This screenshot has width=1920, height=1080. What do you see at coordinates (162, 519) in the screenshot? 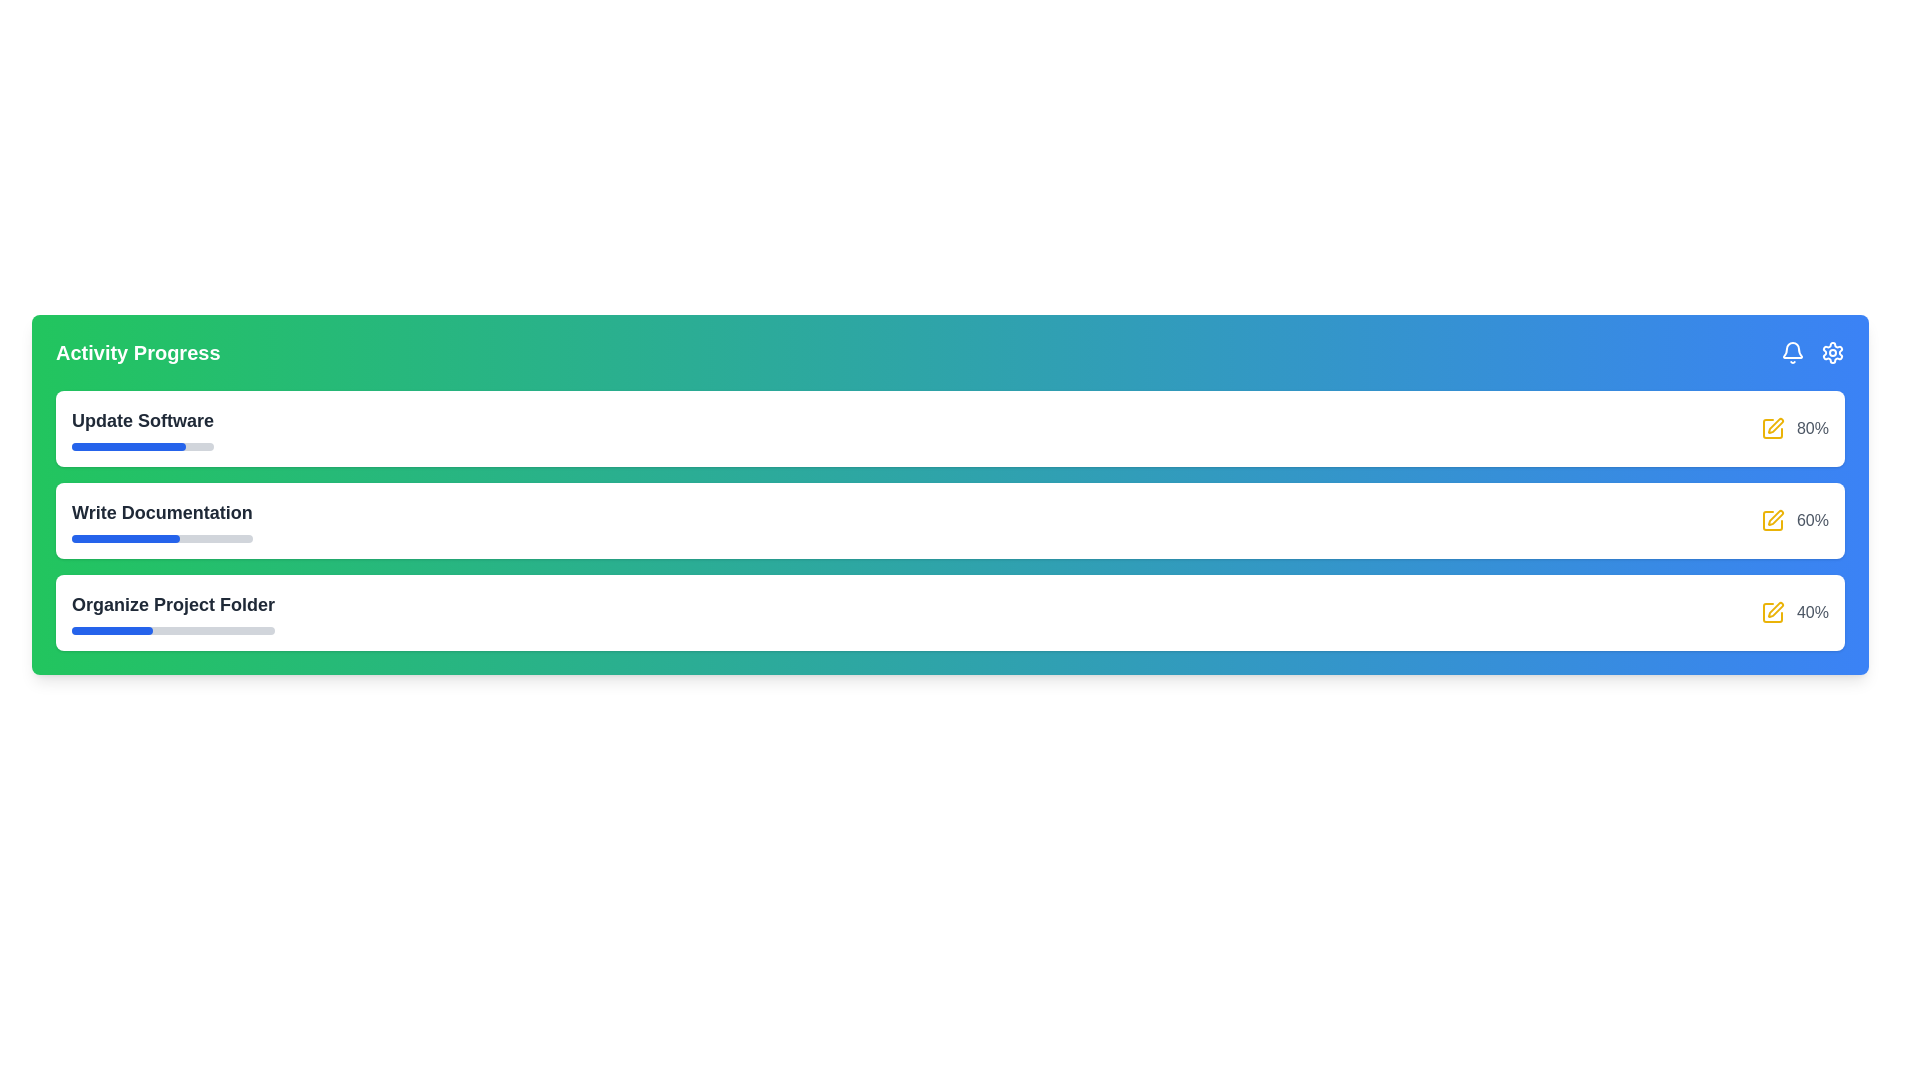
I see `the 'Write Documentation' text in the Task Header with Progress Bar` at bounding box center [162, 519].